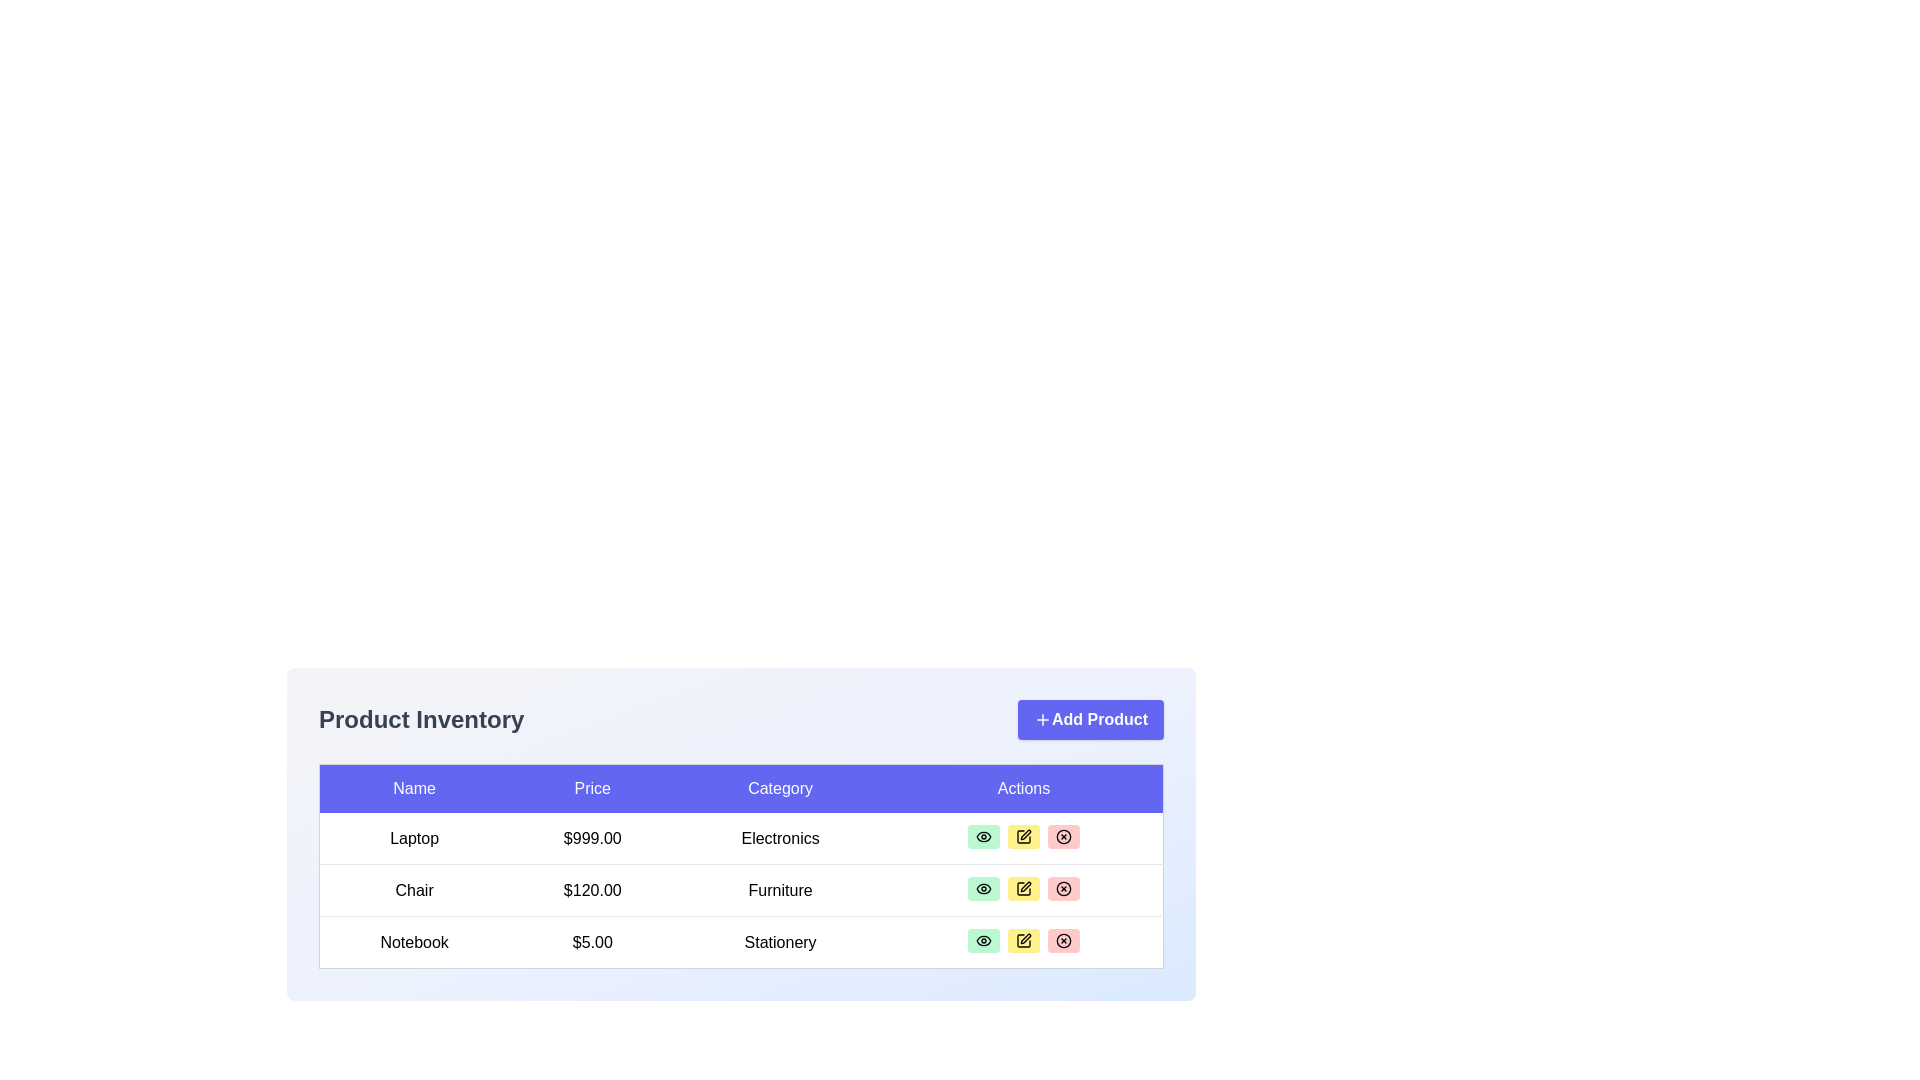 This screenshot has height=1080, width=1920. What do you see at coordinates (1062, 837) in the screenshot?
I see `the delete button` at bounding box center [1062, 837].